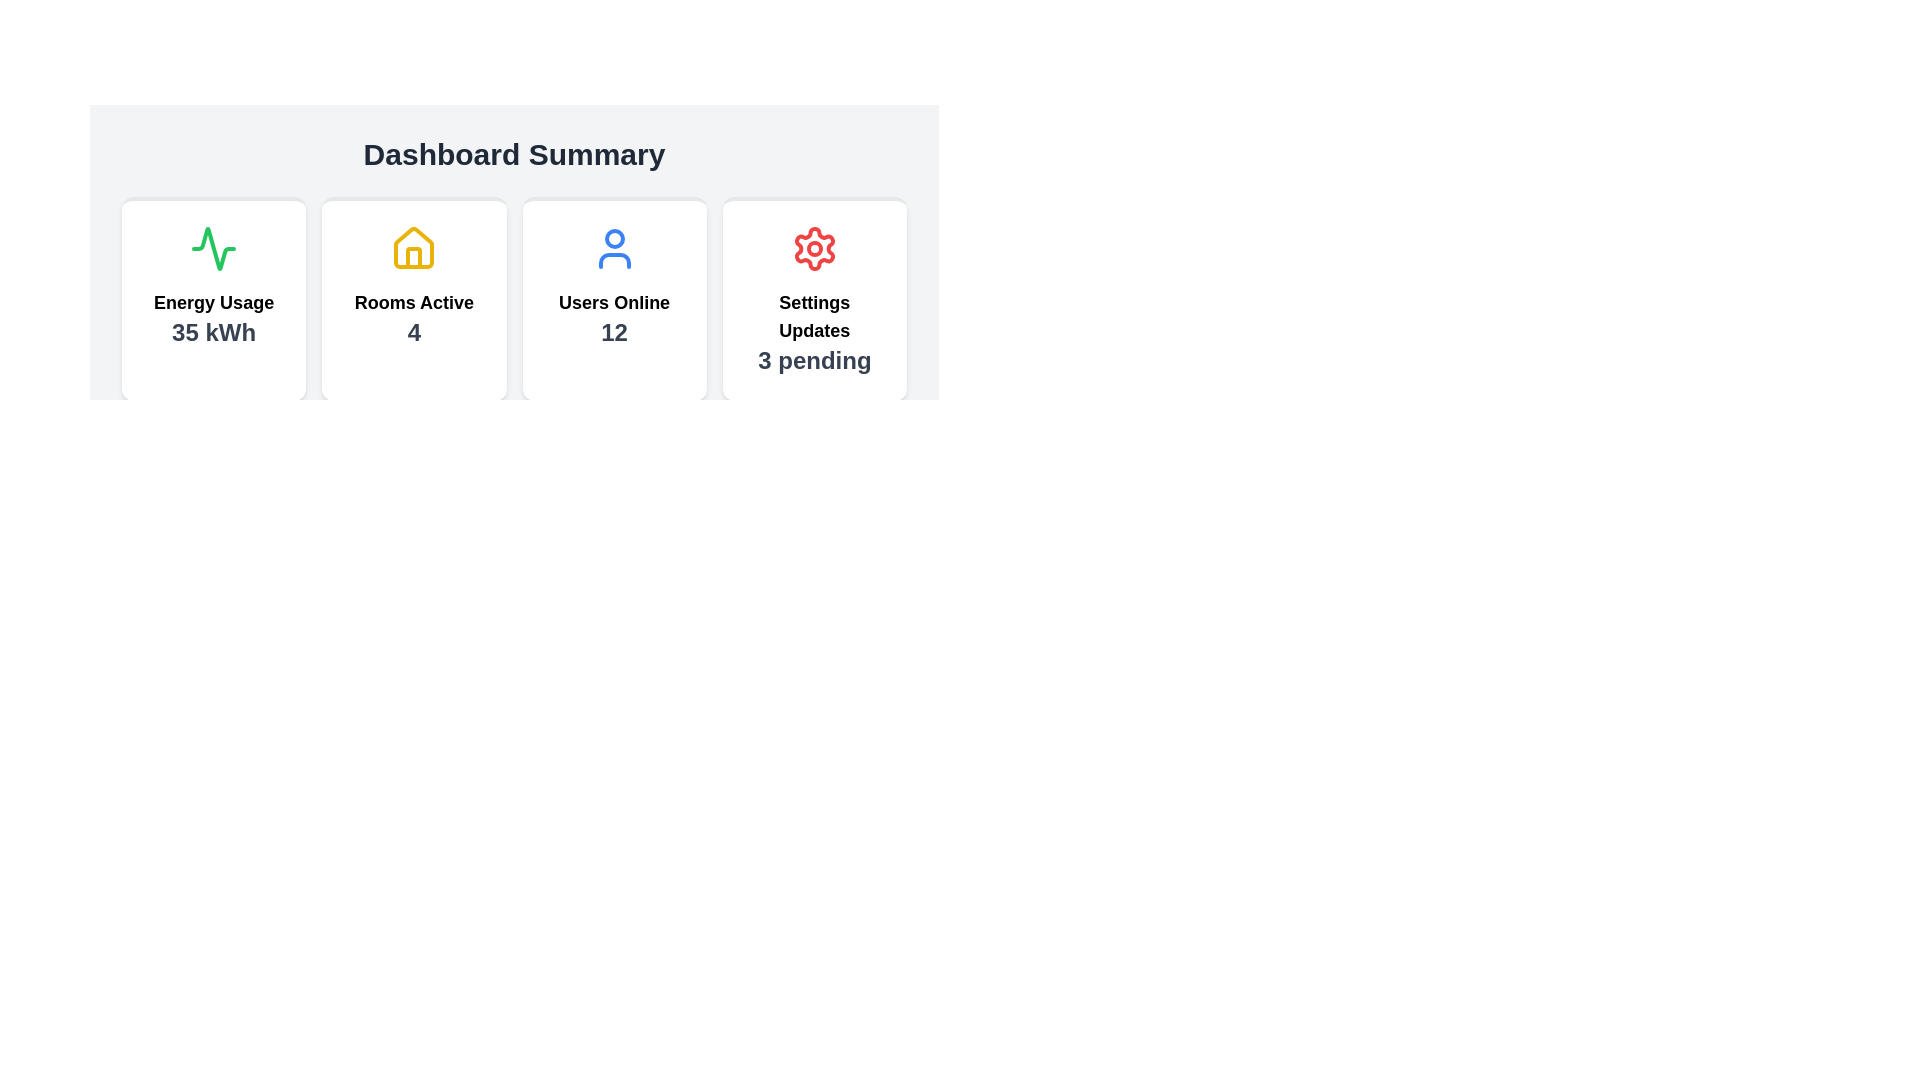  Describe the element at coordinates (613, 299) in the screenshot. I see `the Information Card that displays the number of users currently online, which is the third card in a grid of four, positioned between 'Rooms Active' and 'Settings Updates'` at that location.